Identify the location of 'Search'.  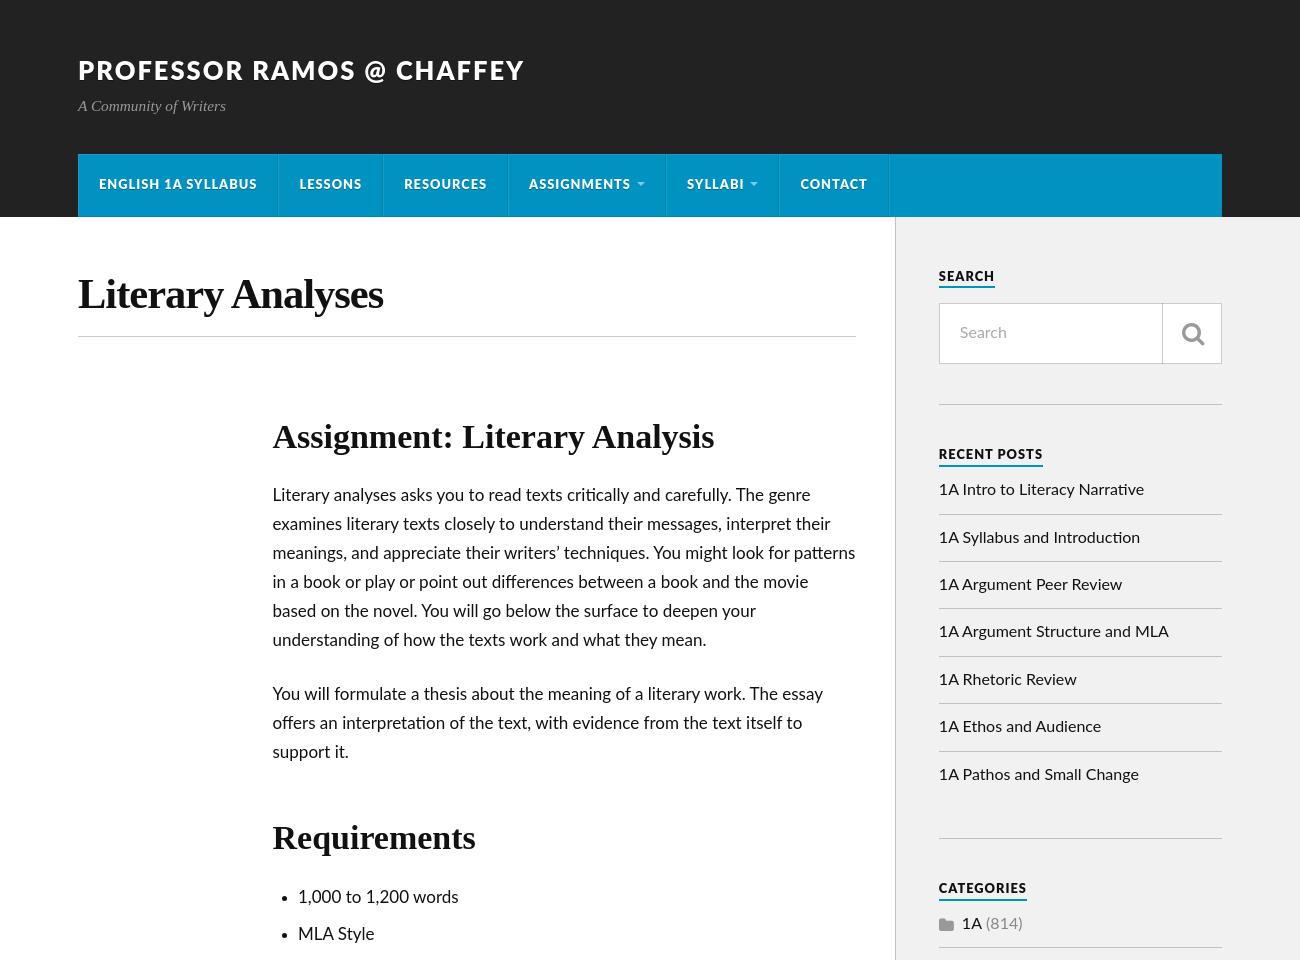
(966, 275).